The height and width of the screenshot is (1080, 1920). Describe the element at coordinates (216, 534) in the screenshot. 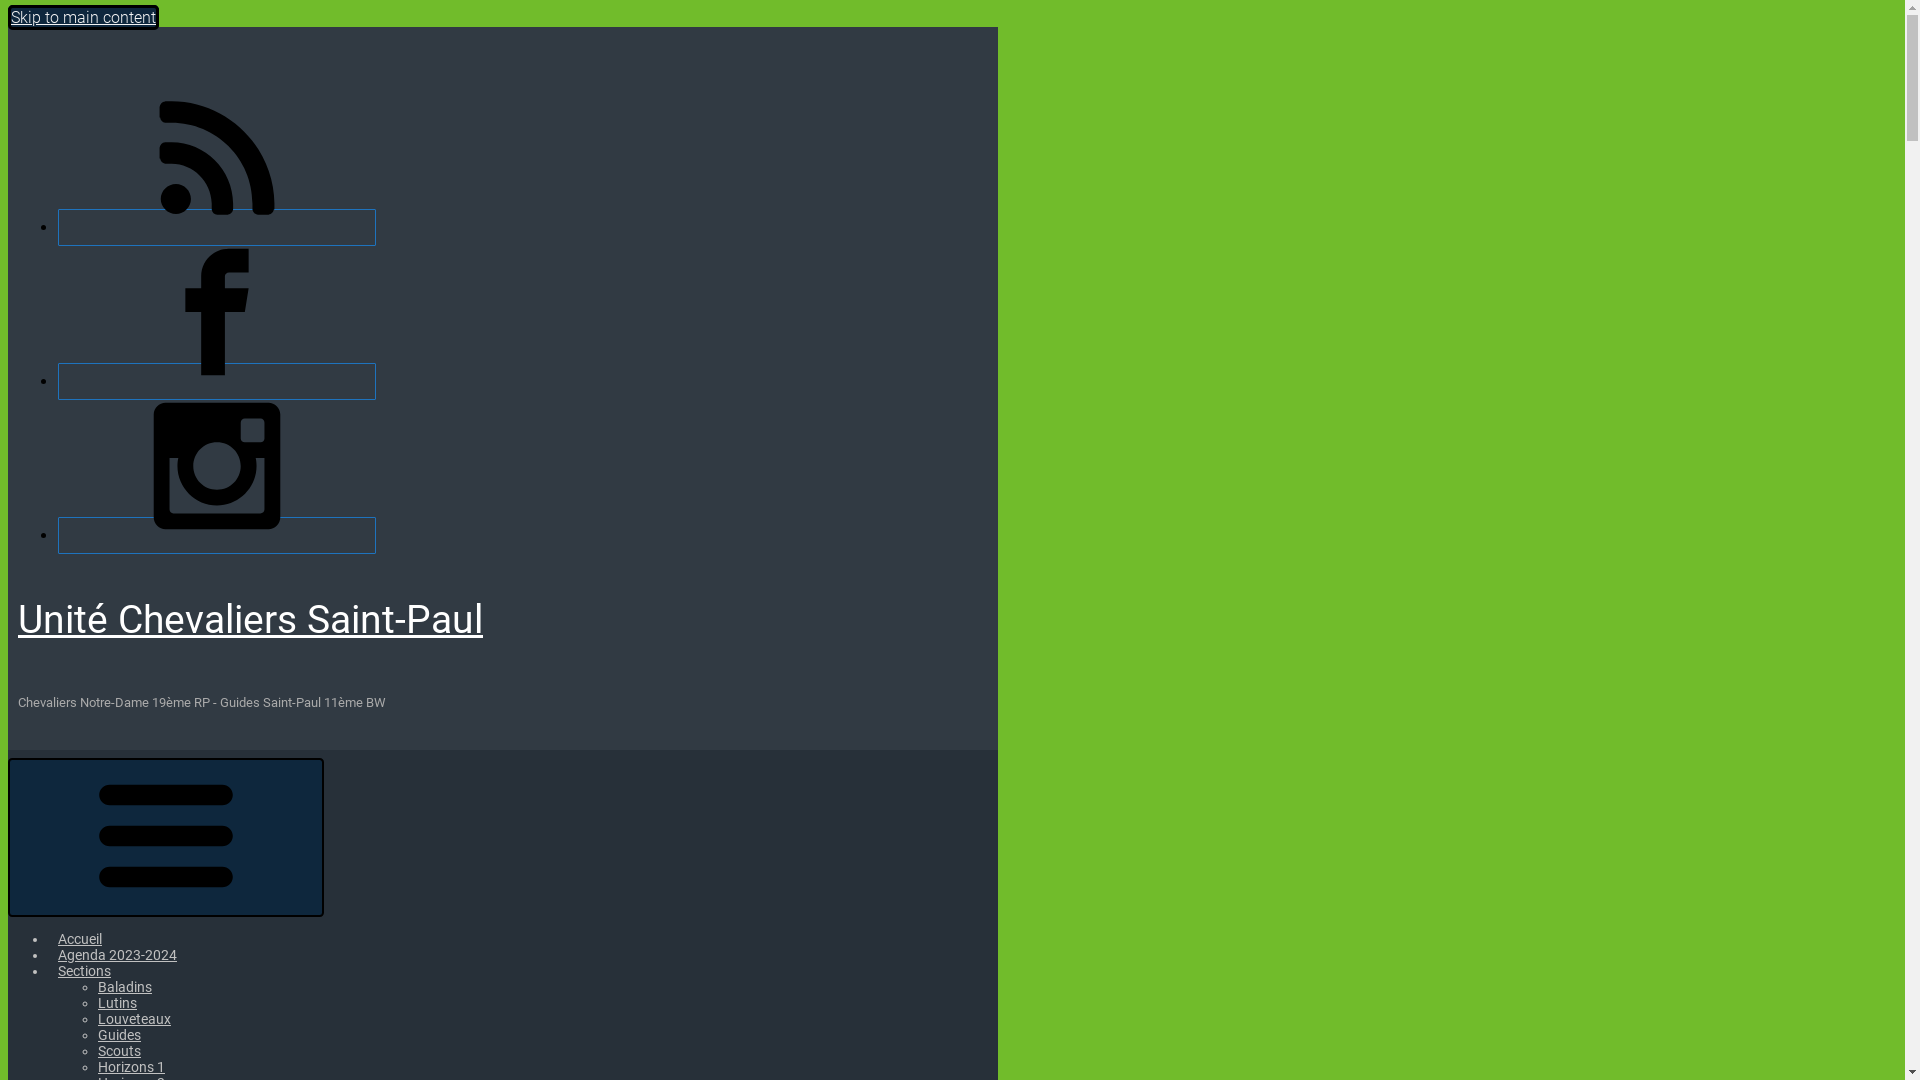

I see `'Instagram'` at that location.